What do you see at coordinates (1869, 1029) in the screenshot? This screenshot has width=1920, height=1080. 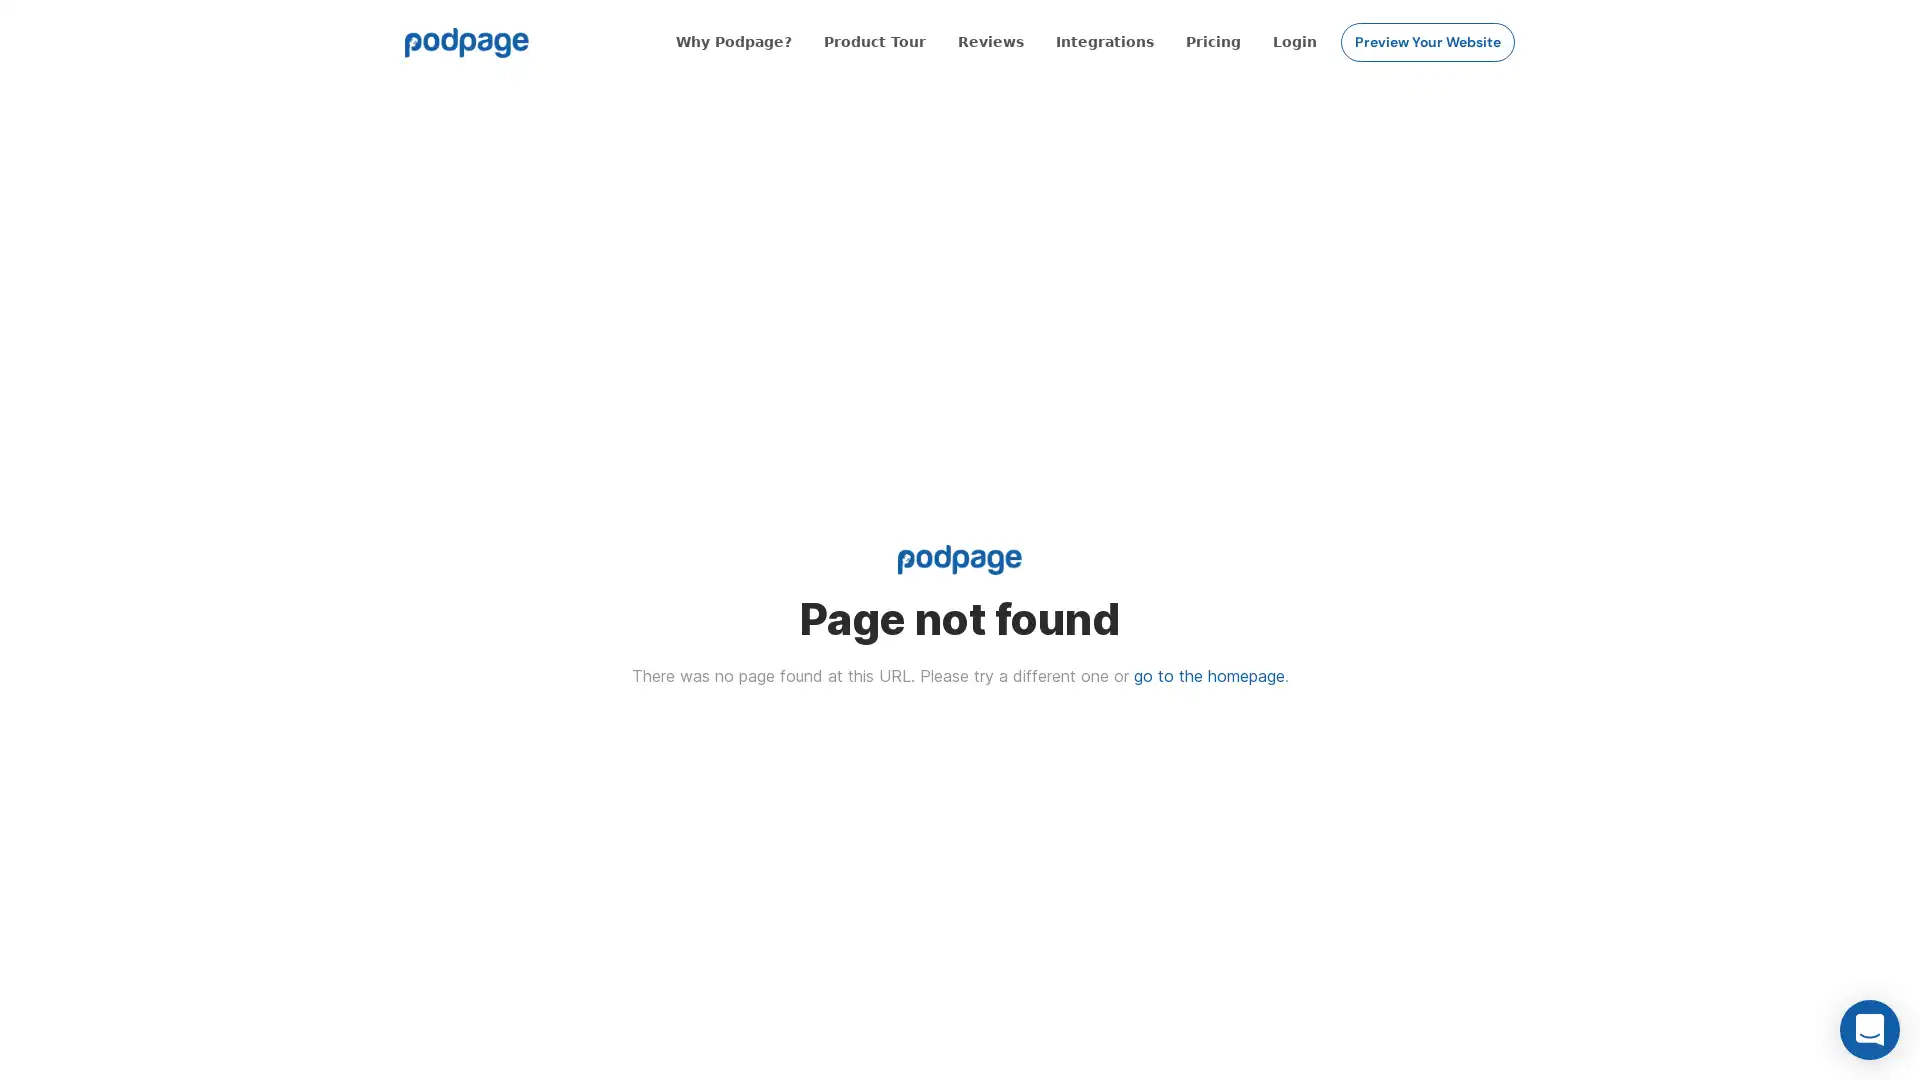 I see `Open Intercom Messenger` at bounding box center [1869, 1029].